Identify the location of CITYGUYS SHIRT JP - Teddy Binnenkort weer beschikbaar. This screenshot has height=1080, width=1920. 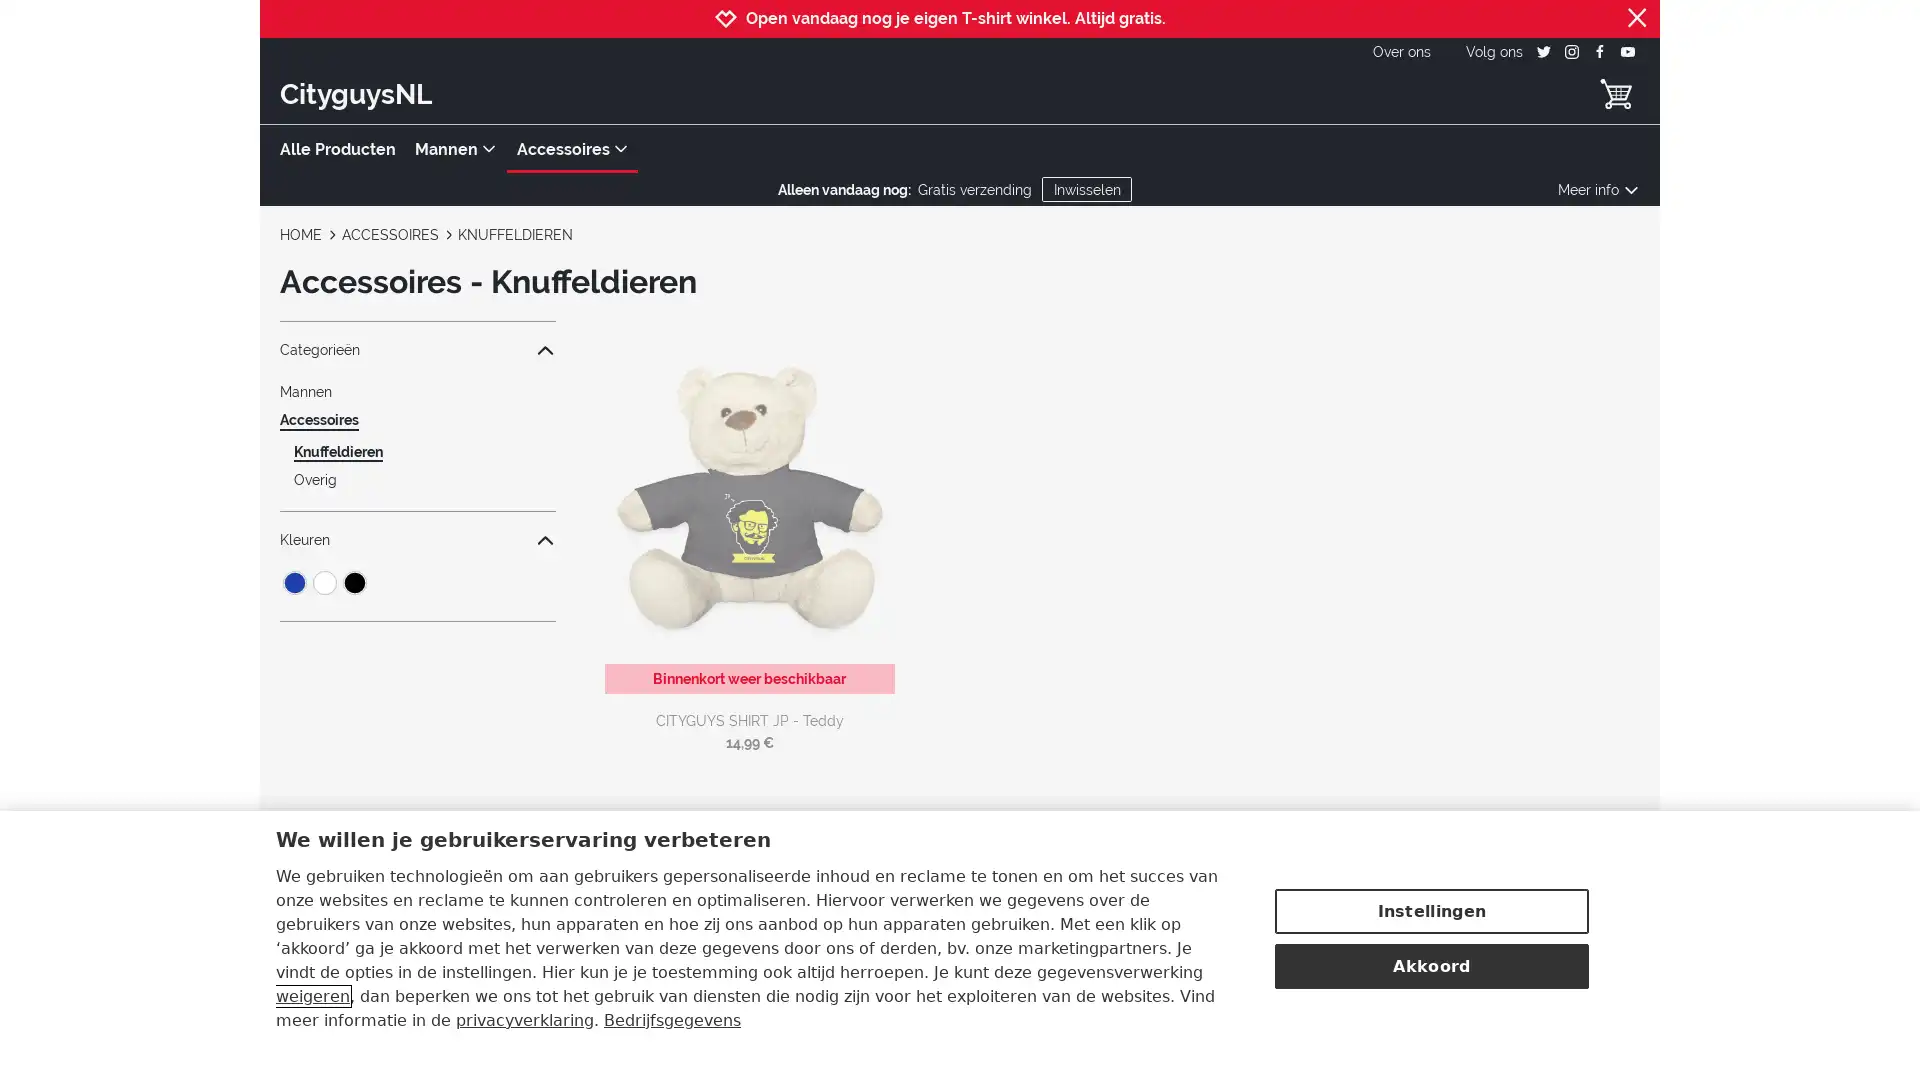
(748, 512).